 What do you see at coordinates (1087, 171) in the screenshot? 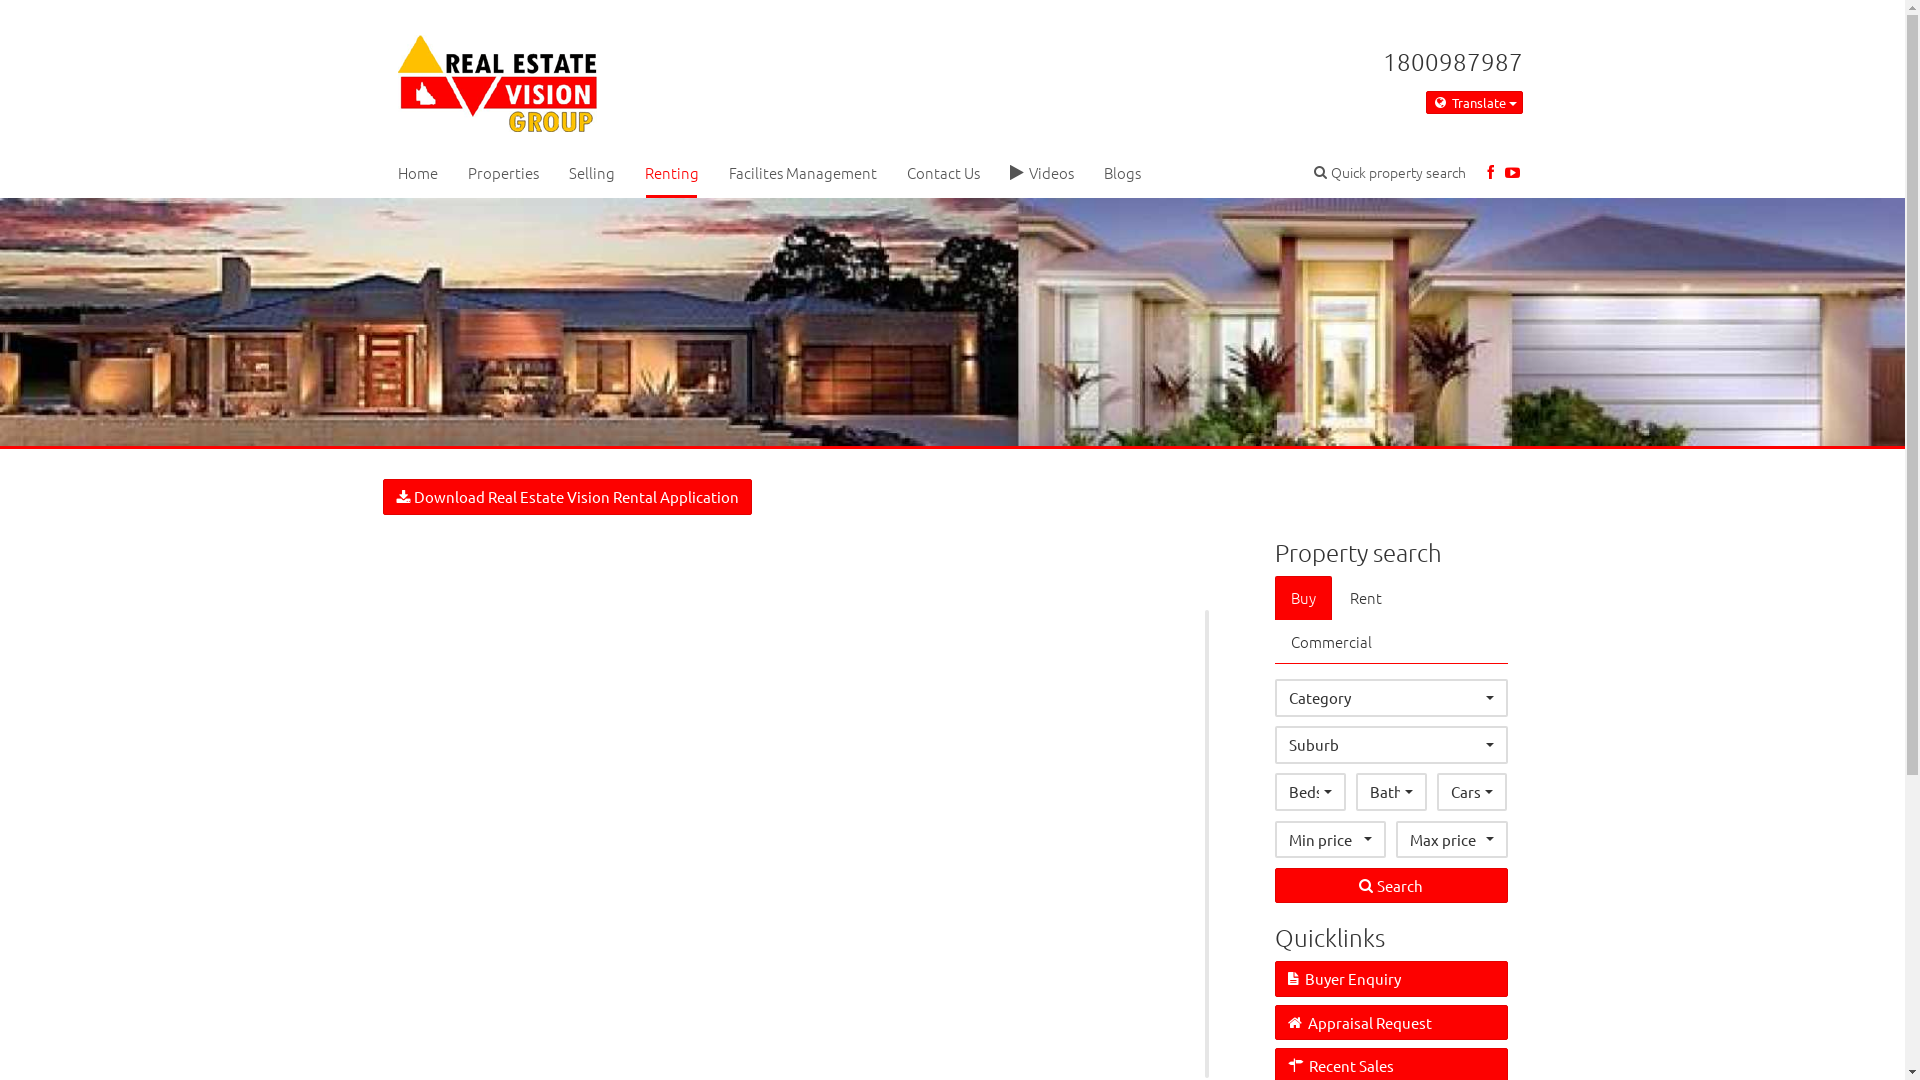
I see `'Blogs'` at bounding box center [1087, 171].